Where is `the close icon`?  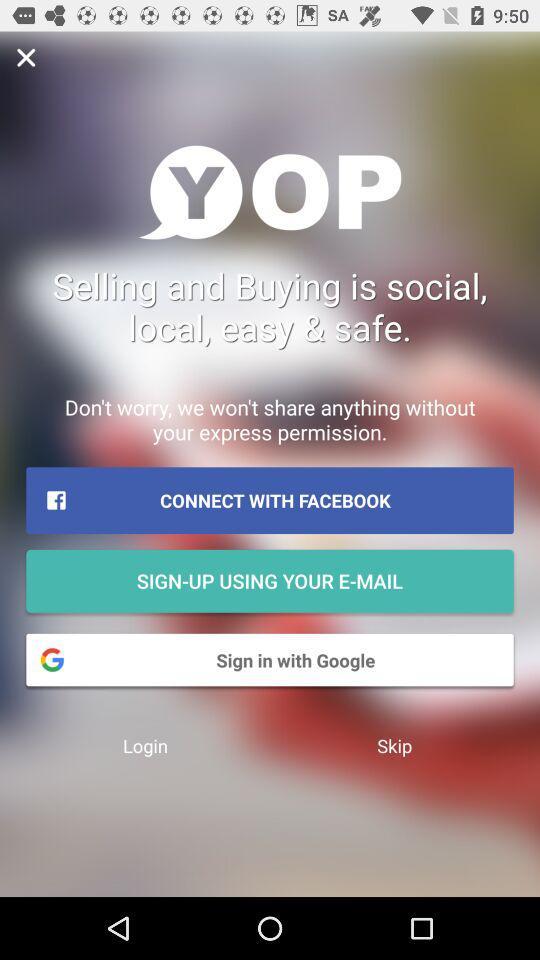 the close icon is located at coordinates (25, 56).